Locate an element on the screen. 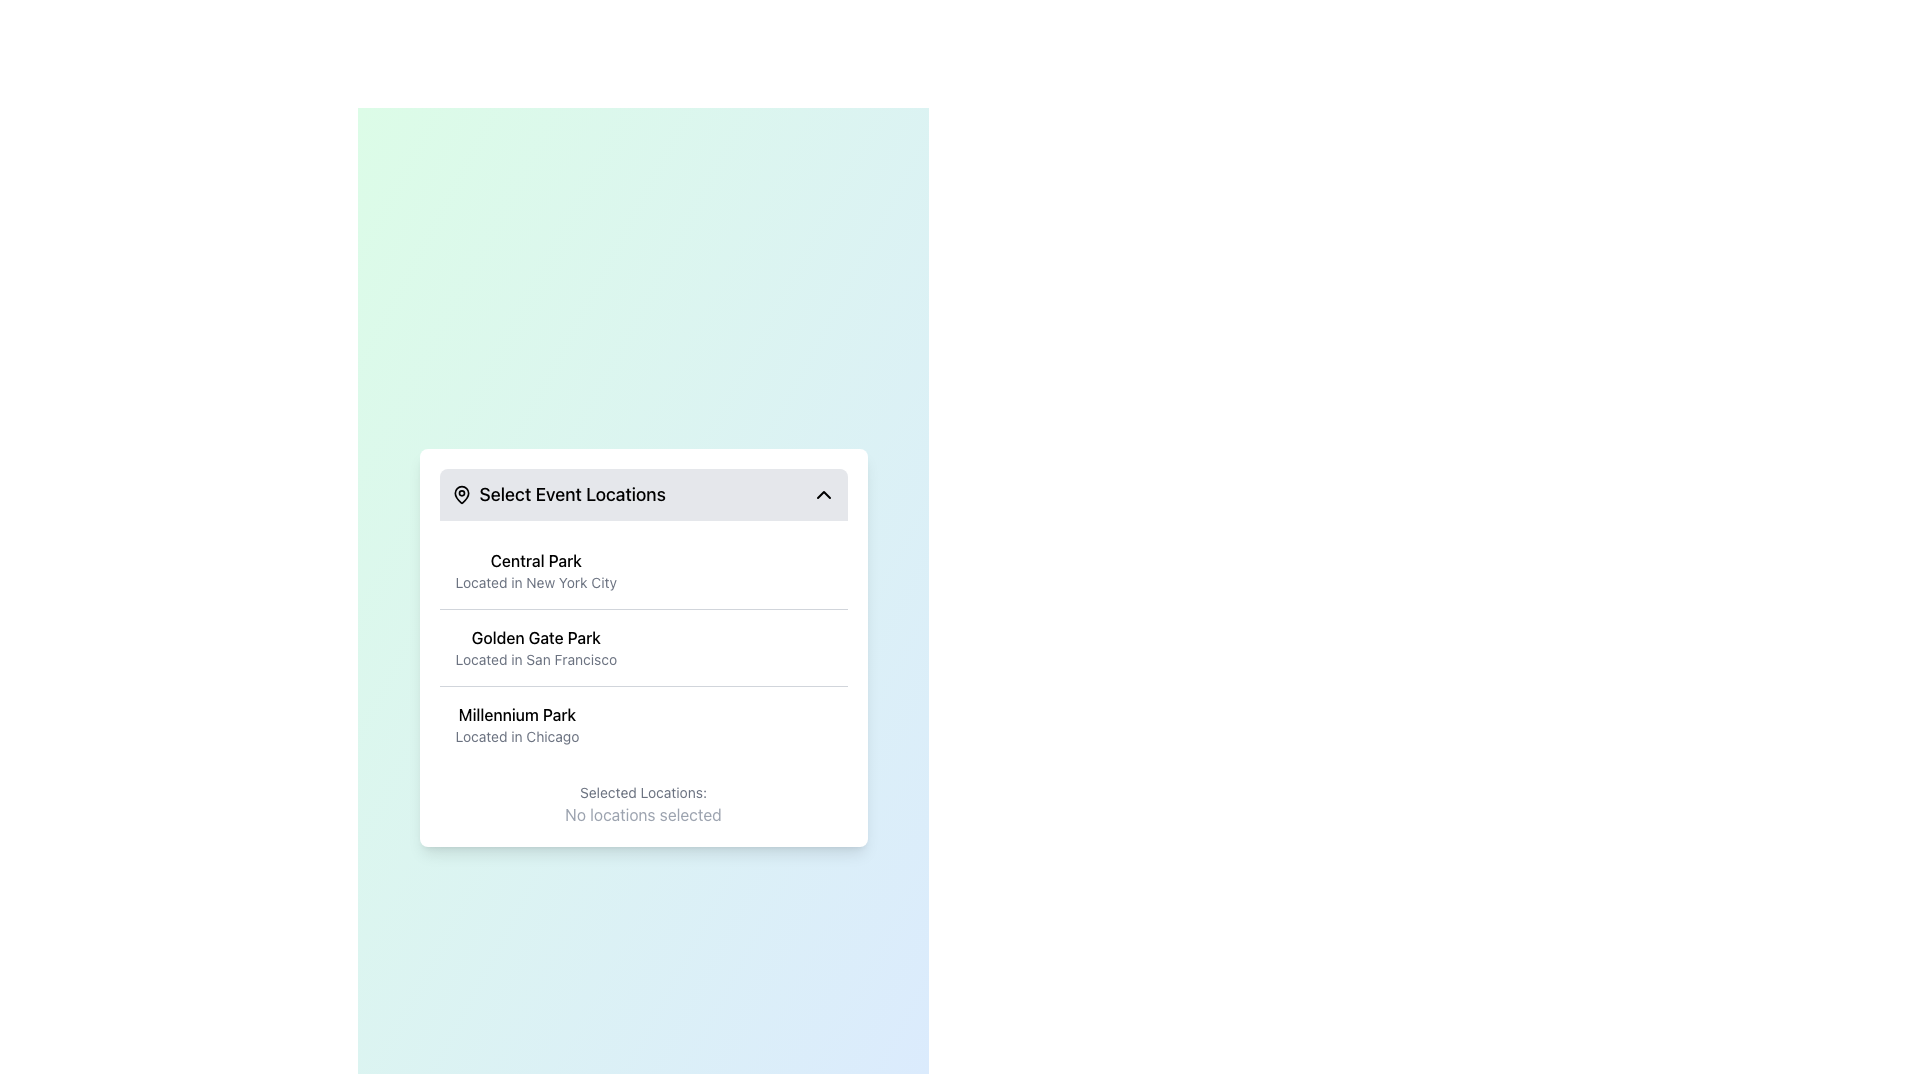 This screenshot has width=1920, height=1080. the map pin icon located to the left of the text 'Select Event Locations' in the header section of the UI card is located at coordinates (460, 494).